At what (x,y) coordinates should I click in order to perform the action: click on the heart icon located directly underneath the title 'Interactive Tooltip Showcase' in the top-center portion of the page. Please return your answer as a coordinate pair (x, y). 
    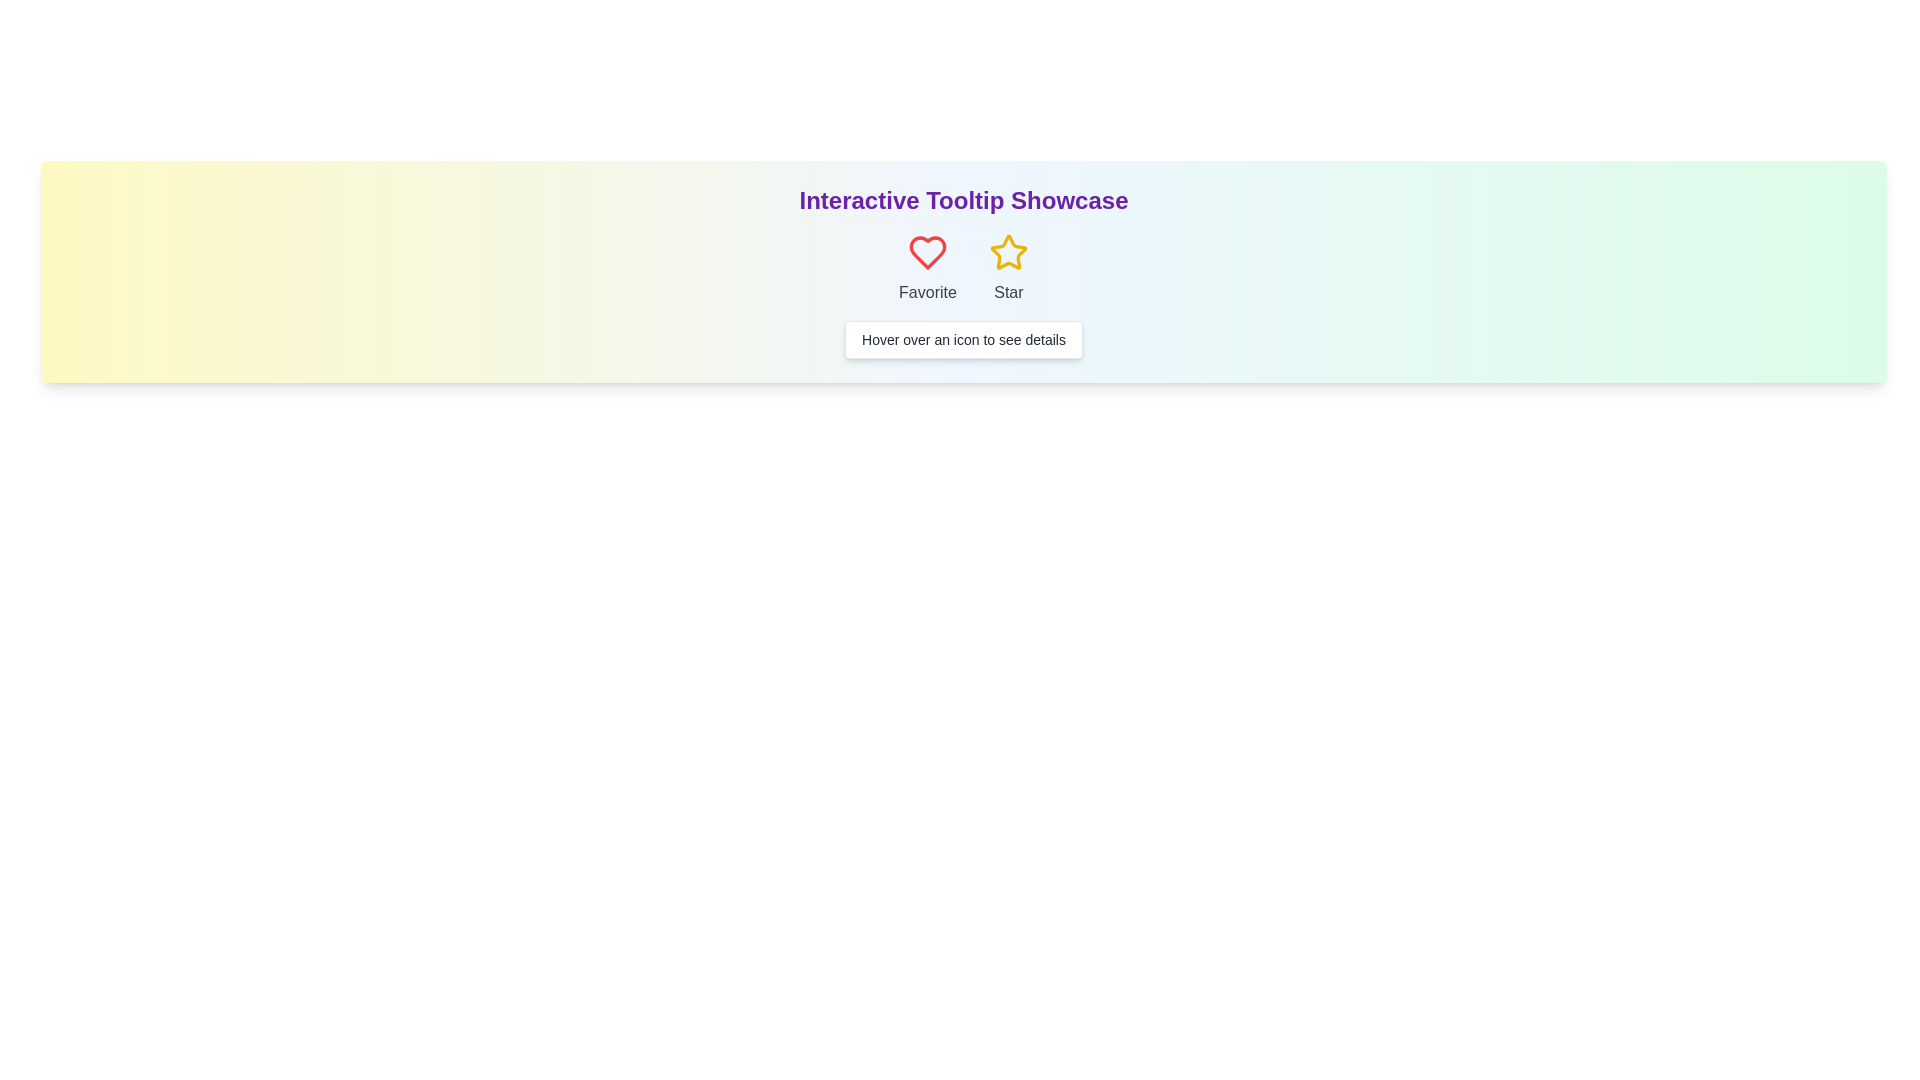
    Looking at the image, I should click on (926, 252).